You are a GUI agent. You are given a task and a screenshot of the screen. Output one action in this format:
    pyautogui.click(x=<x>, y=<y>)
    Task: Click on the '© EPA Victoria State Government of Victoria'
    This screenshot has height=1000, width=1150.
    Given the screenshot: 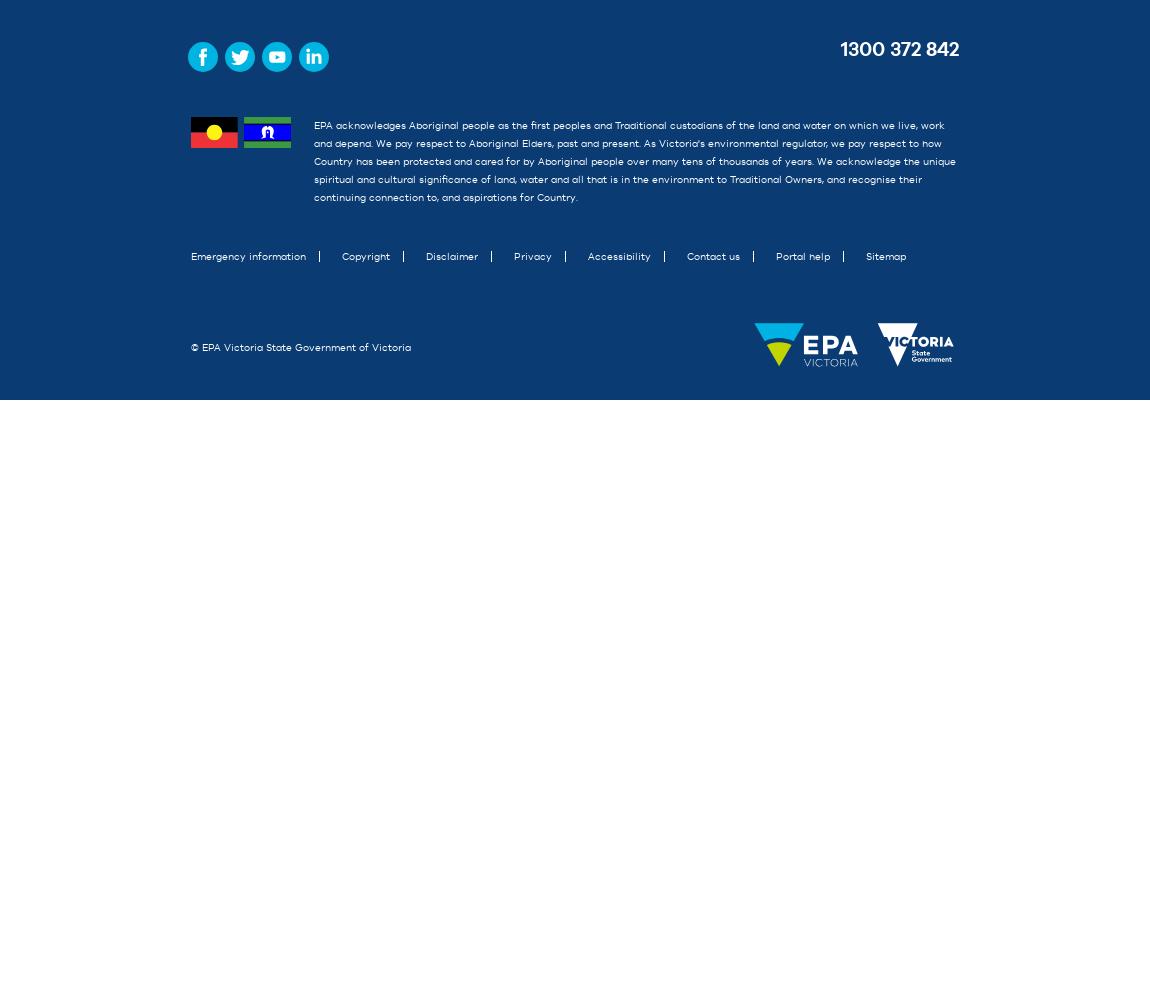 What is the action you would take?
    pyautogui.click(x=300, y=346)
    